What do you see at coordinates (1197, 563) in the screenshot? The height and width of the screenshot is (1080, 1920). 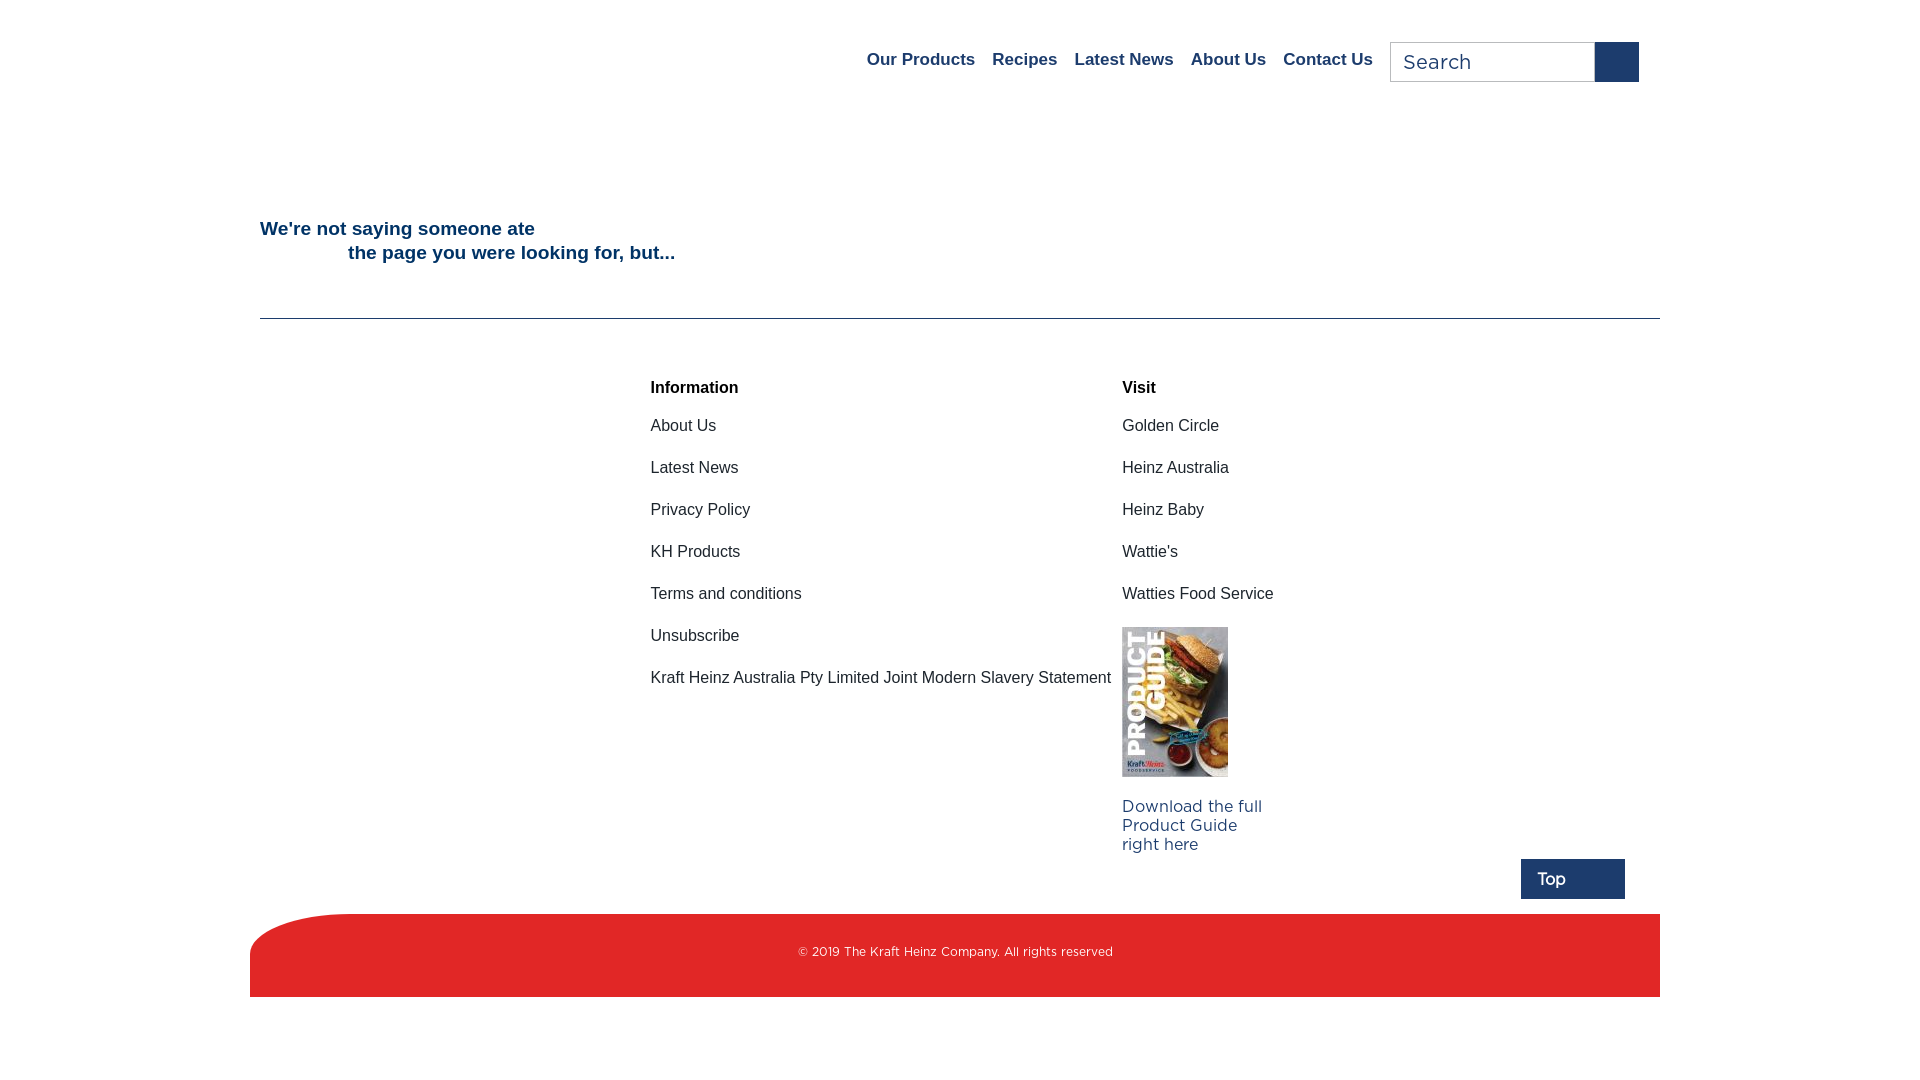 I see `'Wattie's'` at bounding box center [1197, 563].